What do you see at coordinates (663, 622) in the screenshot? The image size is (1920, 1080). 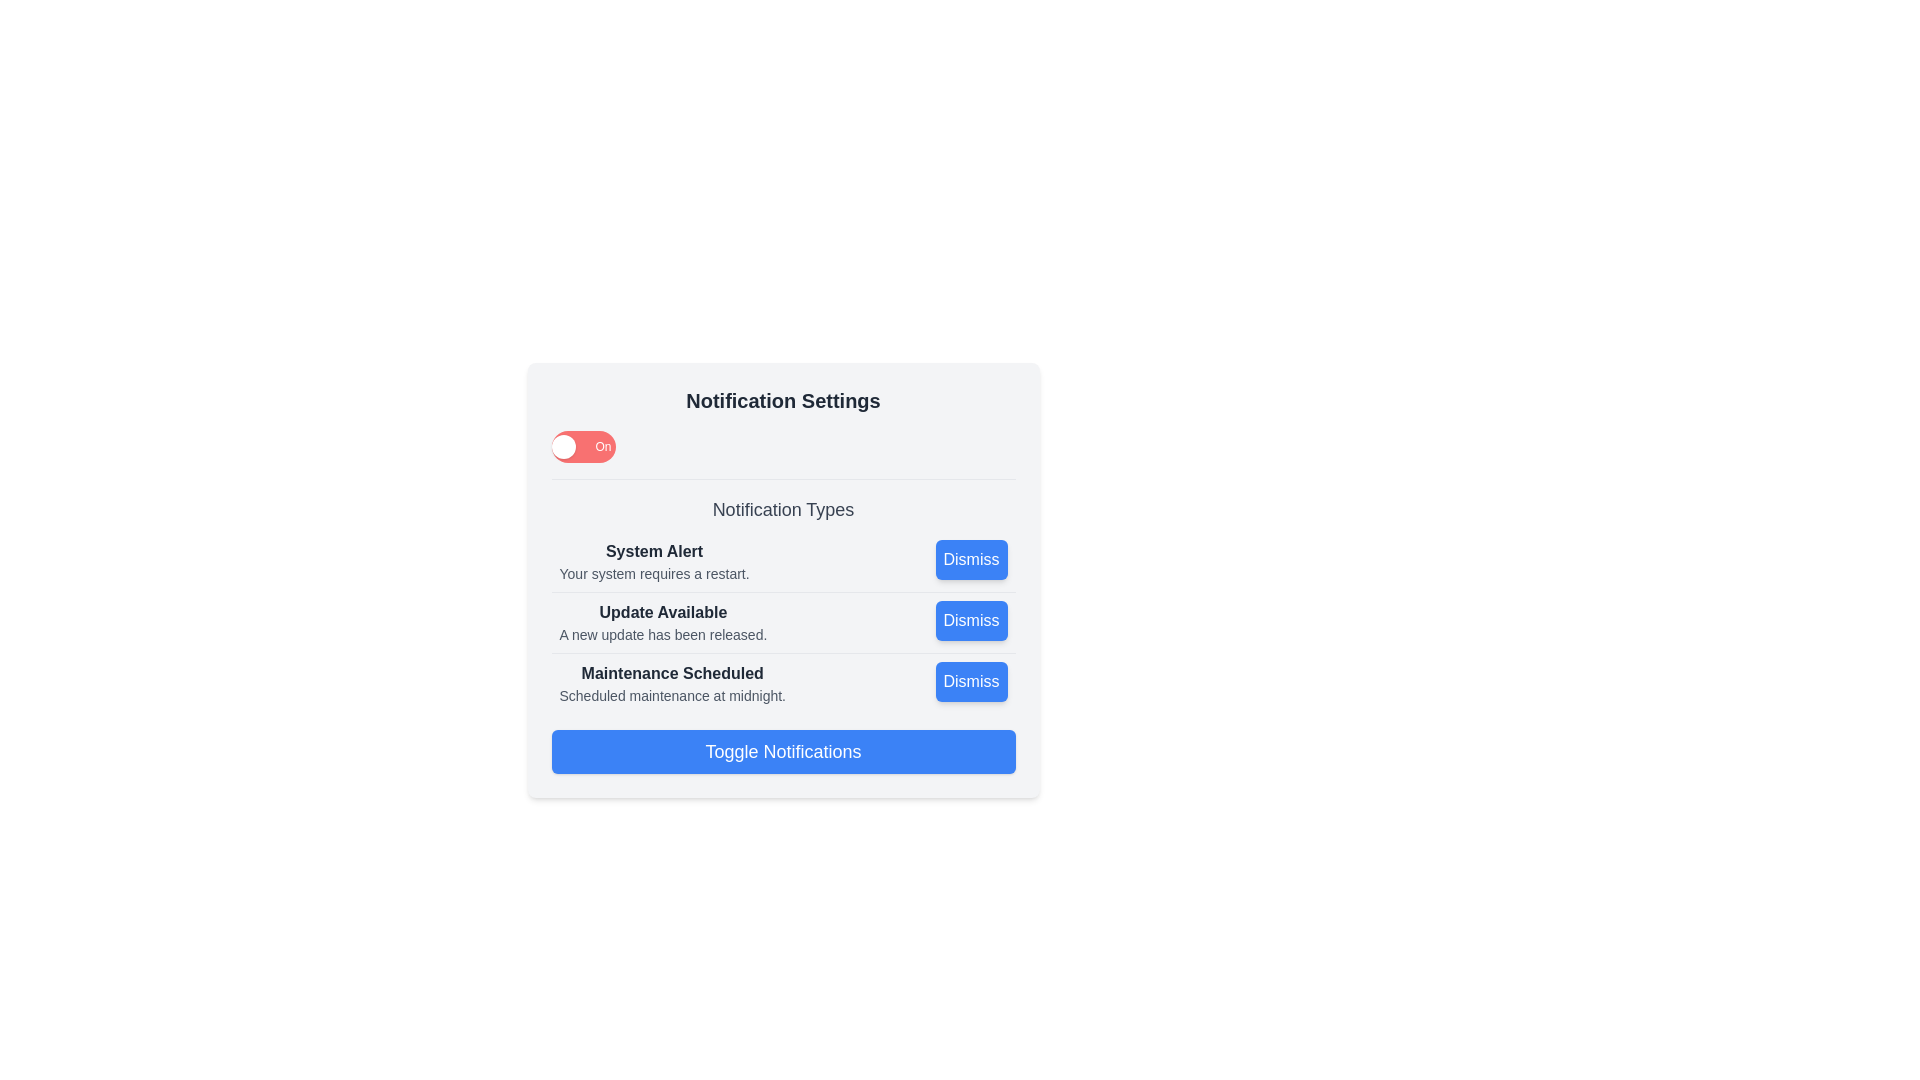 I see `information displayed in the 'Update Available' text label, which consists of two lines: 'Update Available' and 'A new update has been released.'` at bounding box center [663, 622].